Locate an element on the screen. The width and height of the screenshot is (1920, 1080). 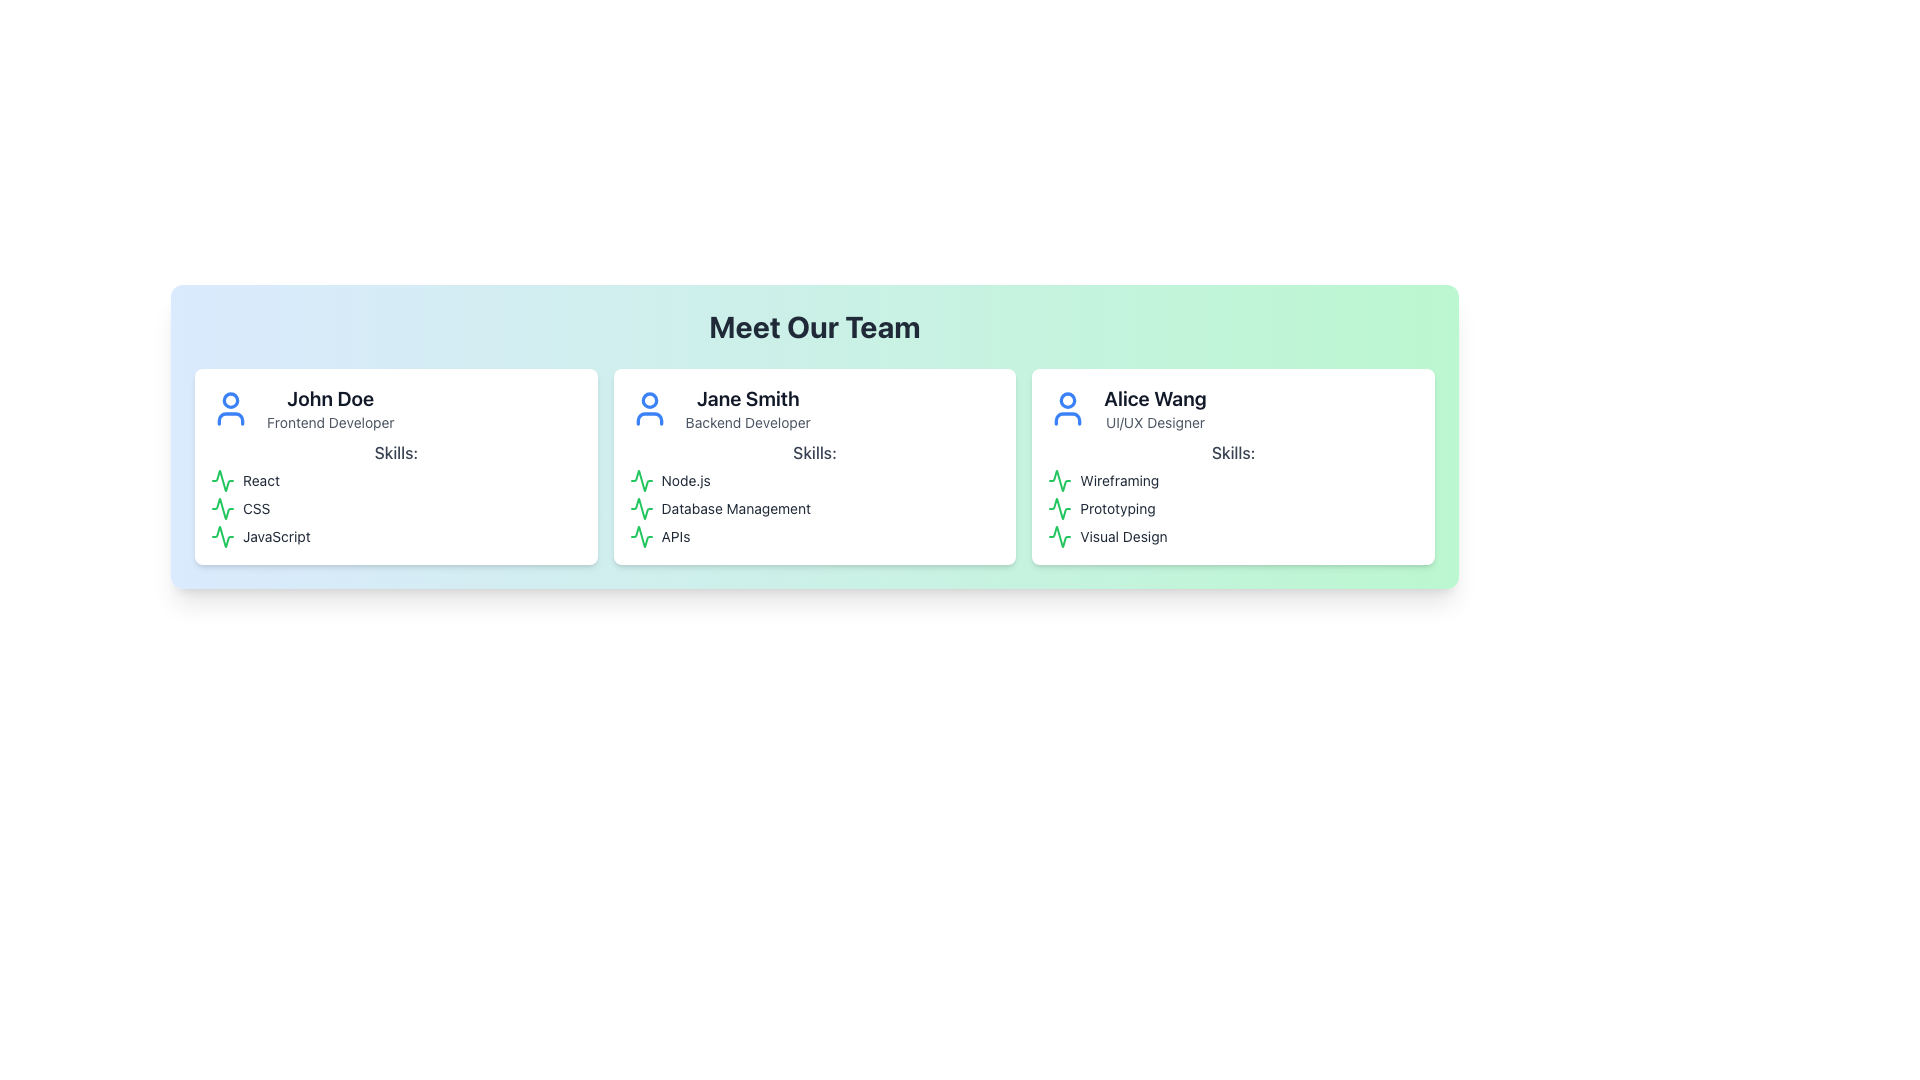
information displayed in the Profile Summary Component located in the third card of the team section, positioned near the top left just below the card title is located at coordinates (1232, 407).